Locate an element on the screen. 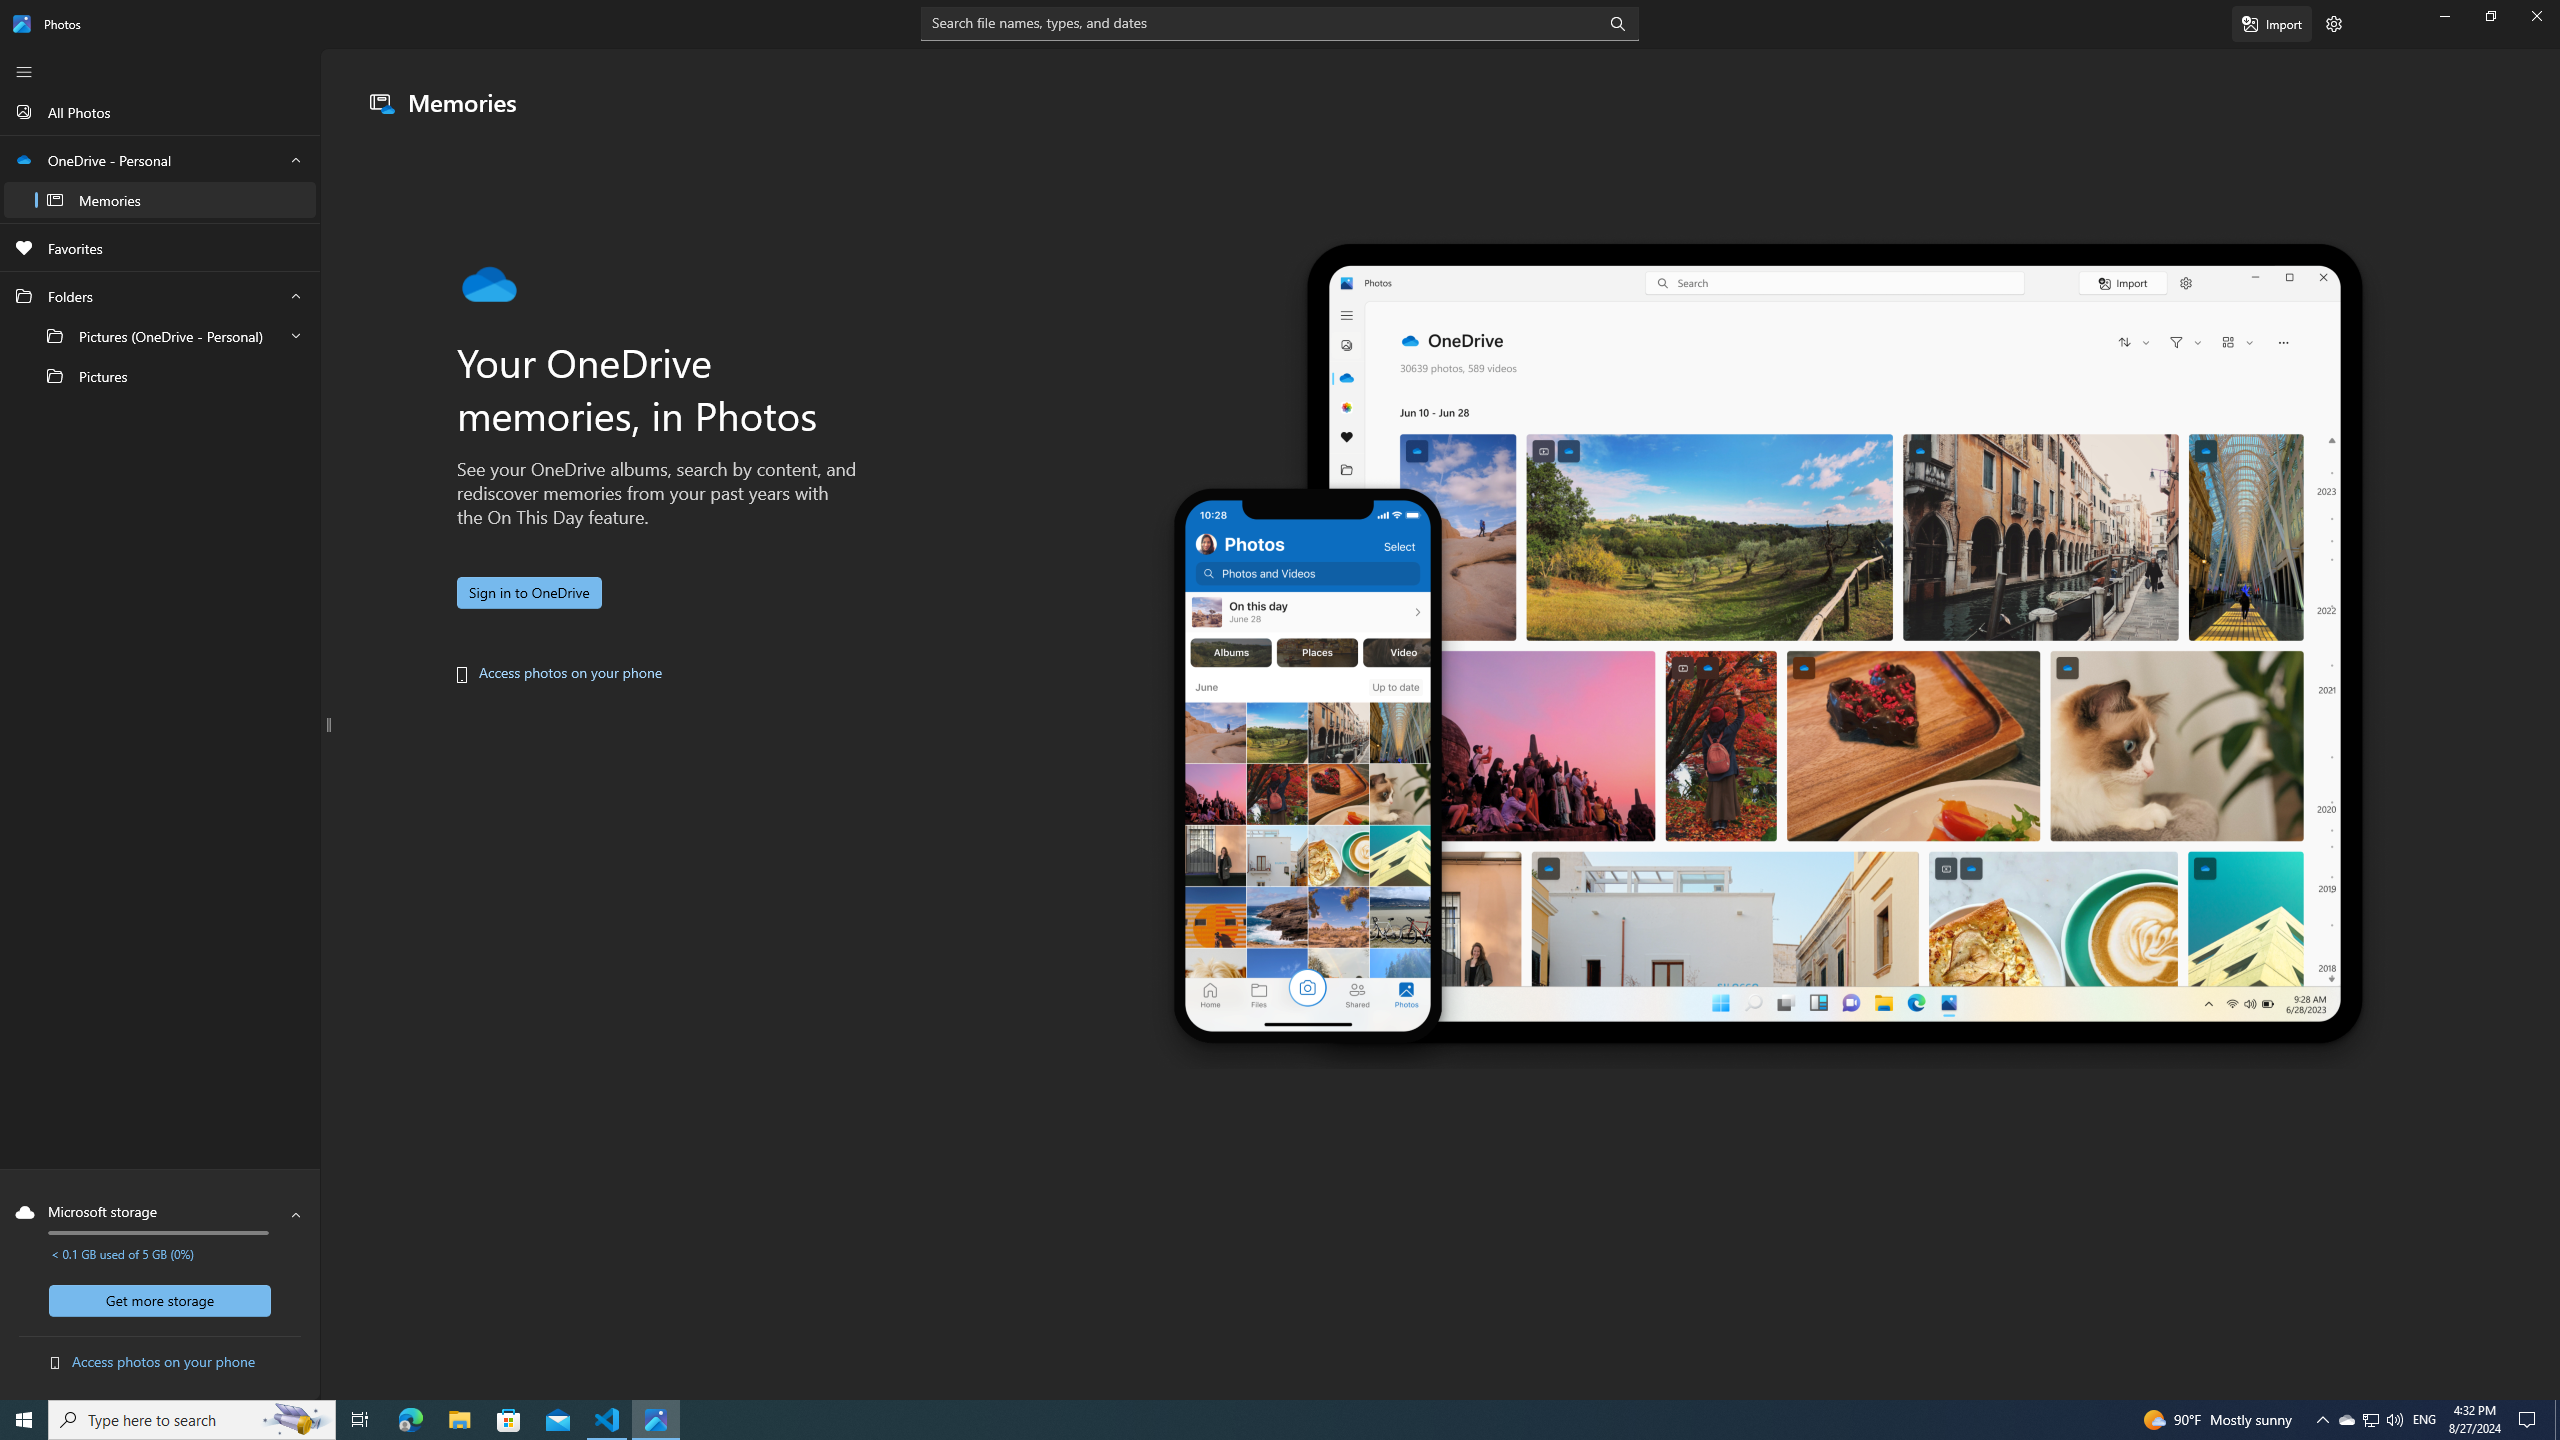 The width and height of the screenshot is (2560, 1440). 'OneDrive - Personal' is located at coordinates (159, 180).